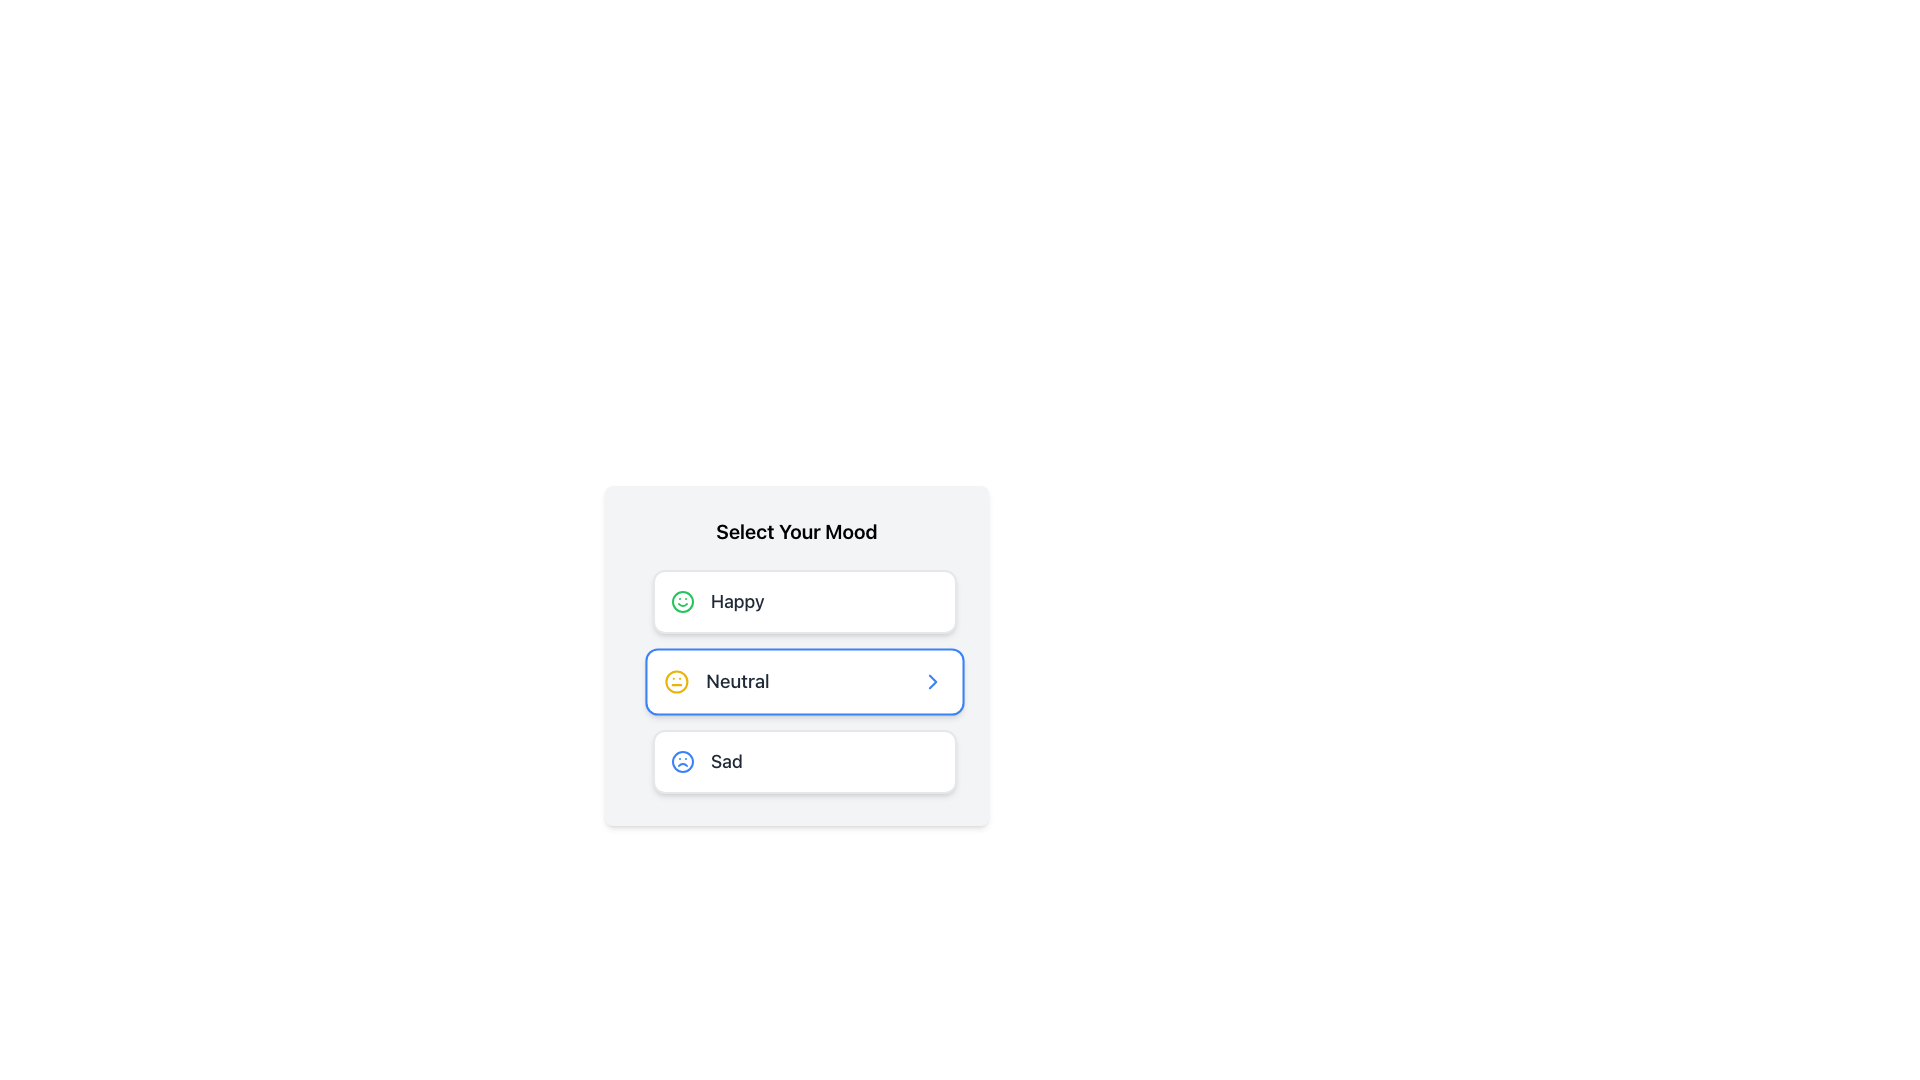 Image resolution: width=1920 pixels, height=1080 pixels. What do you see at coordinates (682, 600) in the screenshot?
I see `the green smiley face icon located on the left side of the 'Happy' selection card, which is the leftmost component within the top card of a series of three` at bounding box center [682, 600].